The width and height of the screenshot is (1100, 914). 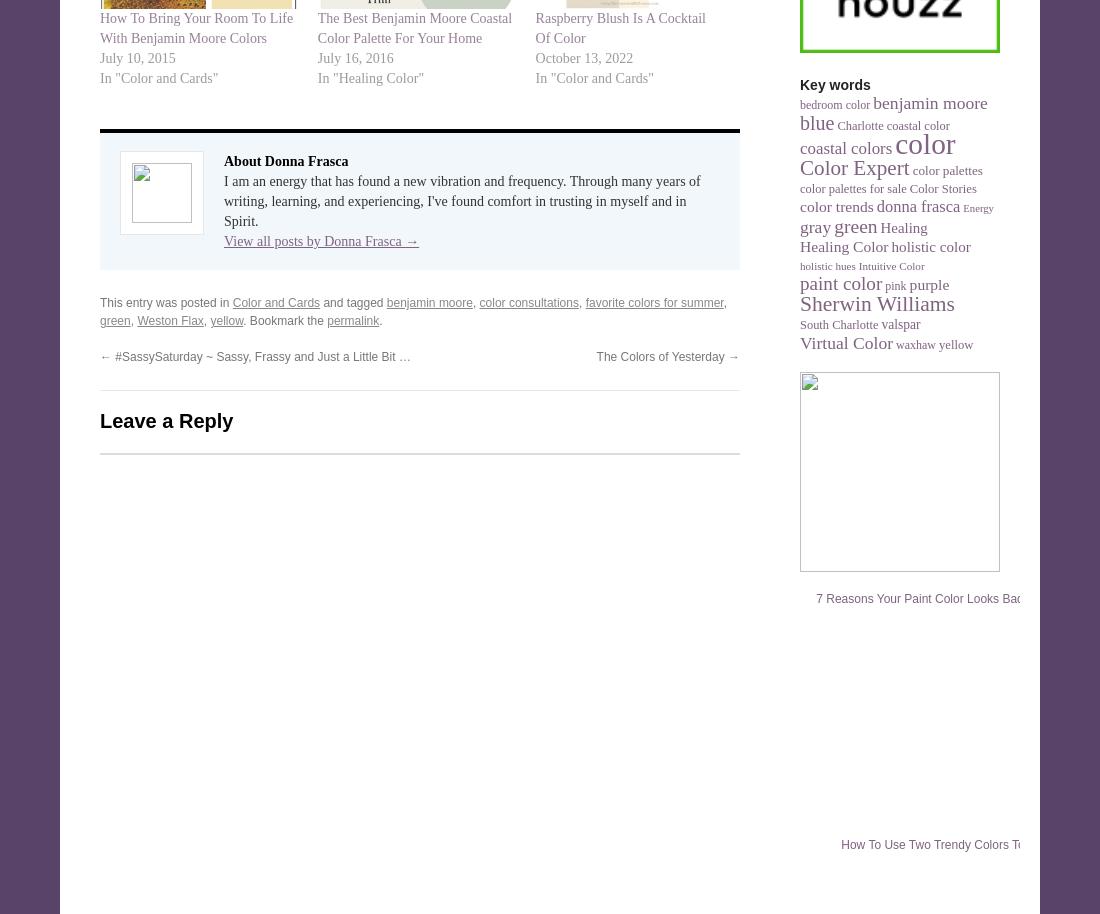 What do you see at coordinates (852, 189) in the screenshot?
I see `'color palettes for sale'` at bounding box center [852, 189].